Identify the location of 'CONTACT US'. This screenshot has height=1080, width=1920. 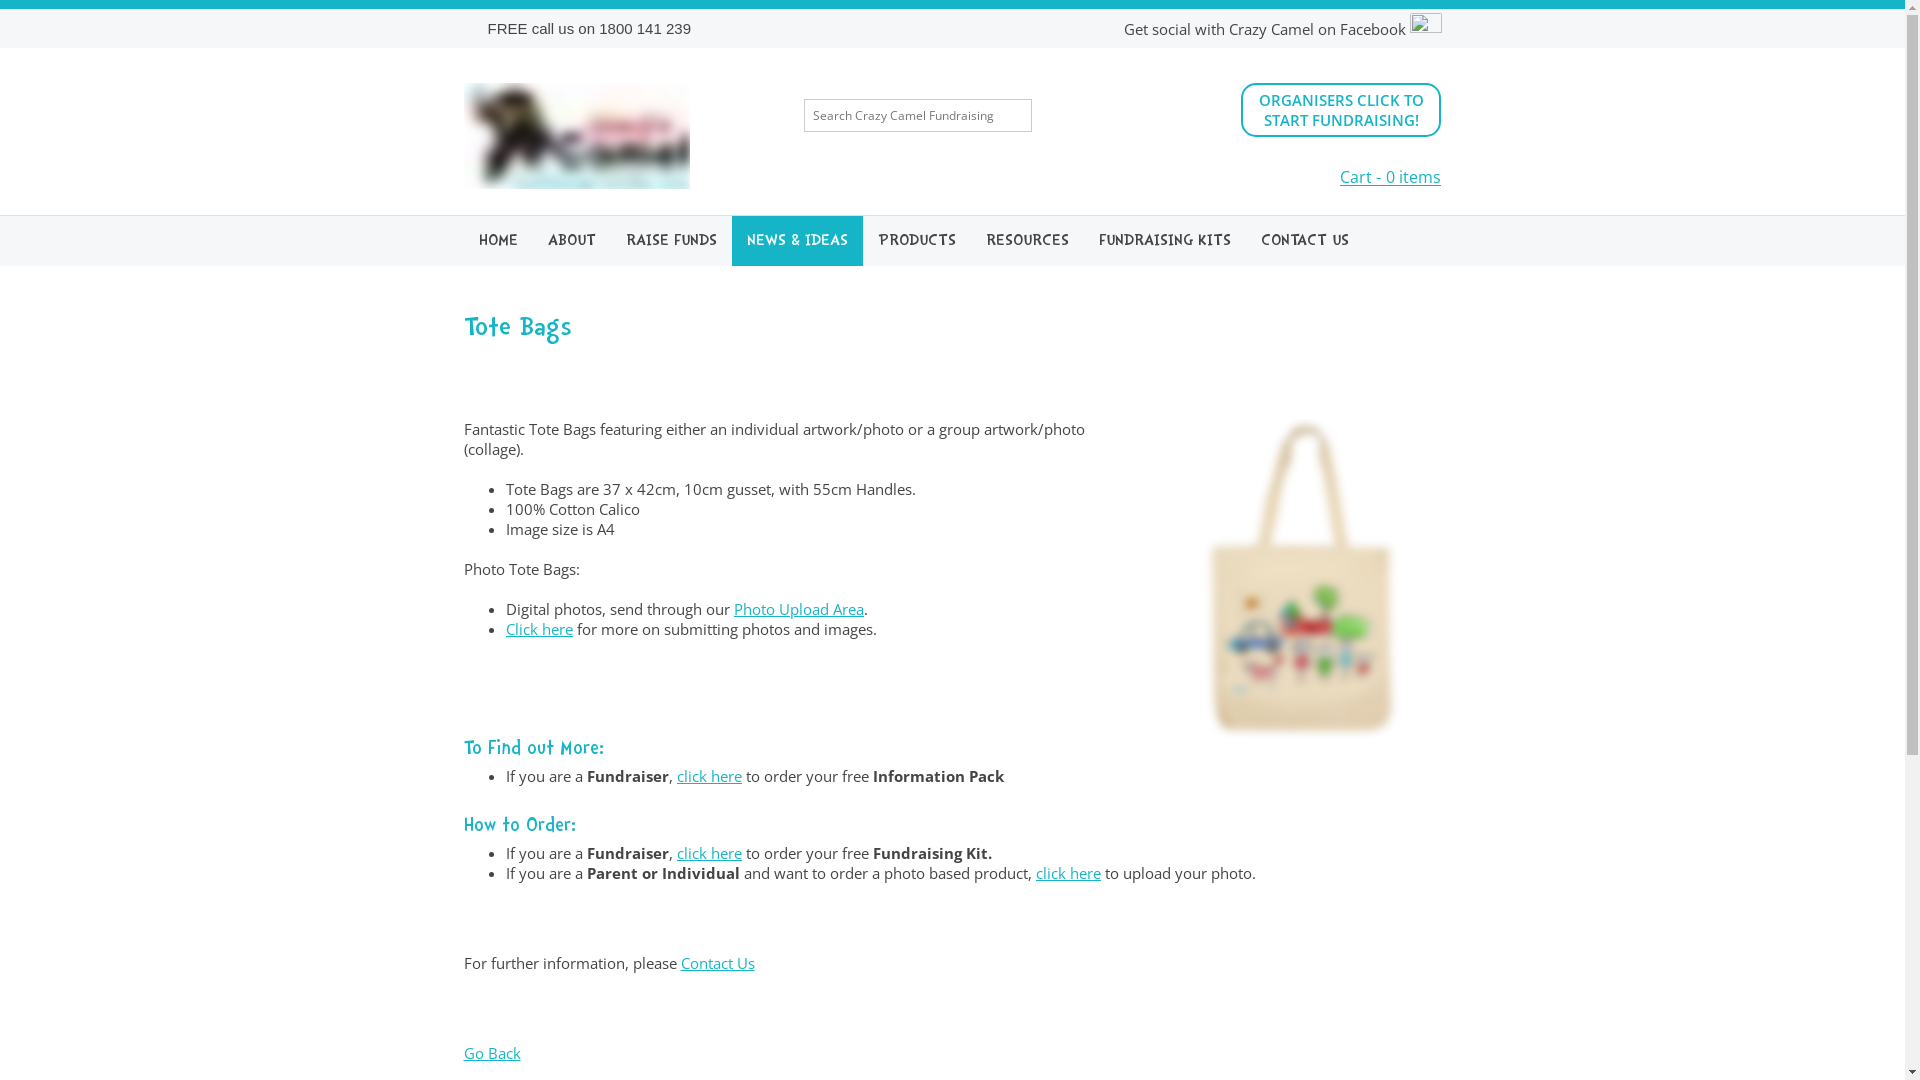
(1245, 239).